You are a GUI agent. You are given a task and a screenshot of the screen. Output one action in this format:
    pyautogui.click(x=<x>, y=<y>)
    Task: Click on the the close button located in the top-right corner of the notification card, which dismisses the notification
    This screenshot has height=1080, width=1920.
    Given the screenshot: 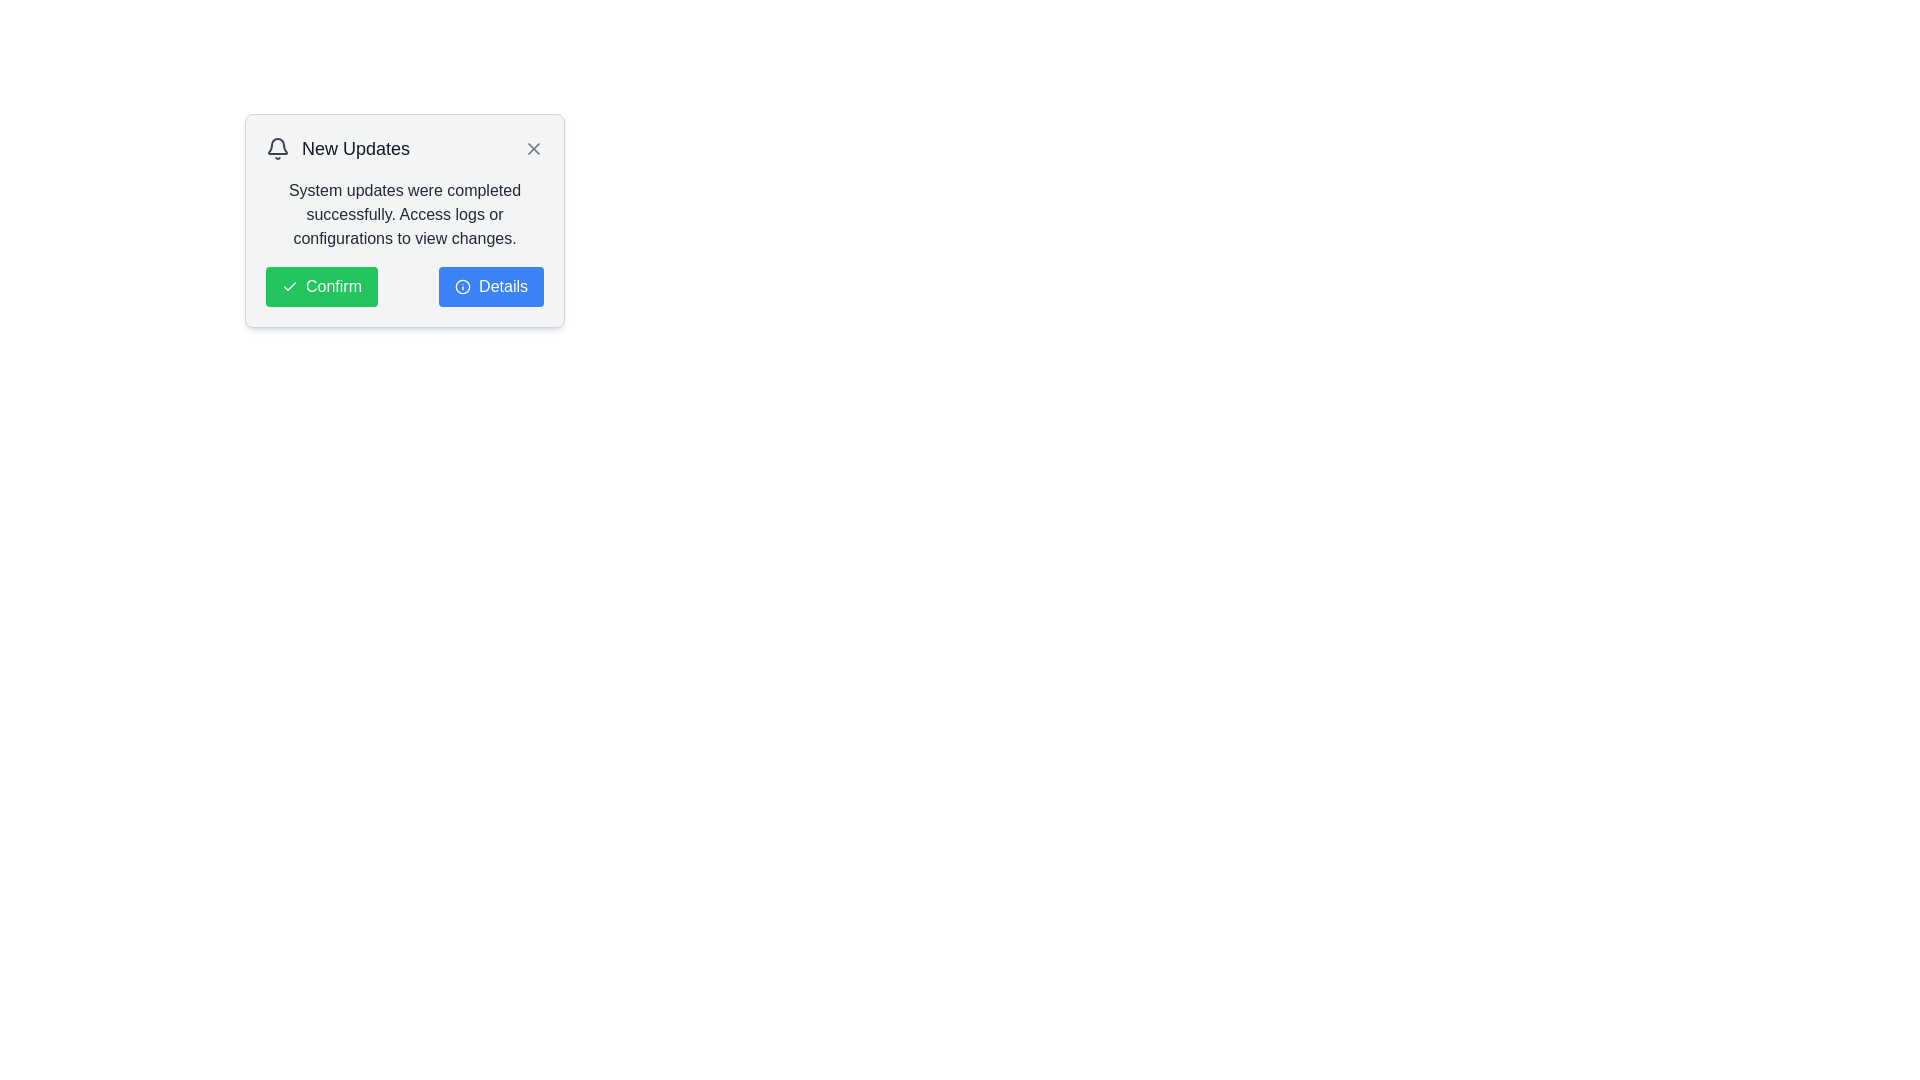 What is the action you would take?
    pyautogui.click(x=533, y=148)
    